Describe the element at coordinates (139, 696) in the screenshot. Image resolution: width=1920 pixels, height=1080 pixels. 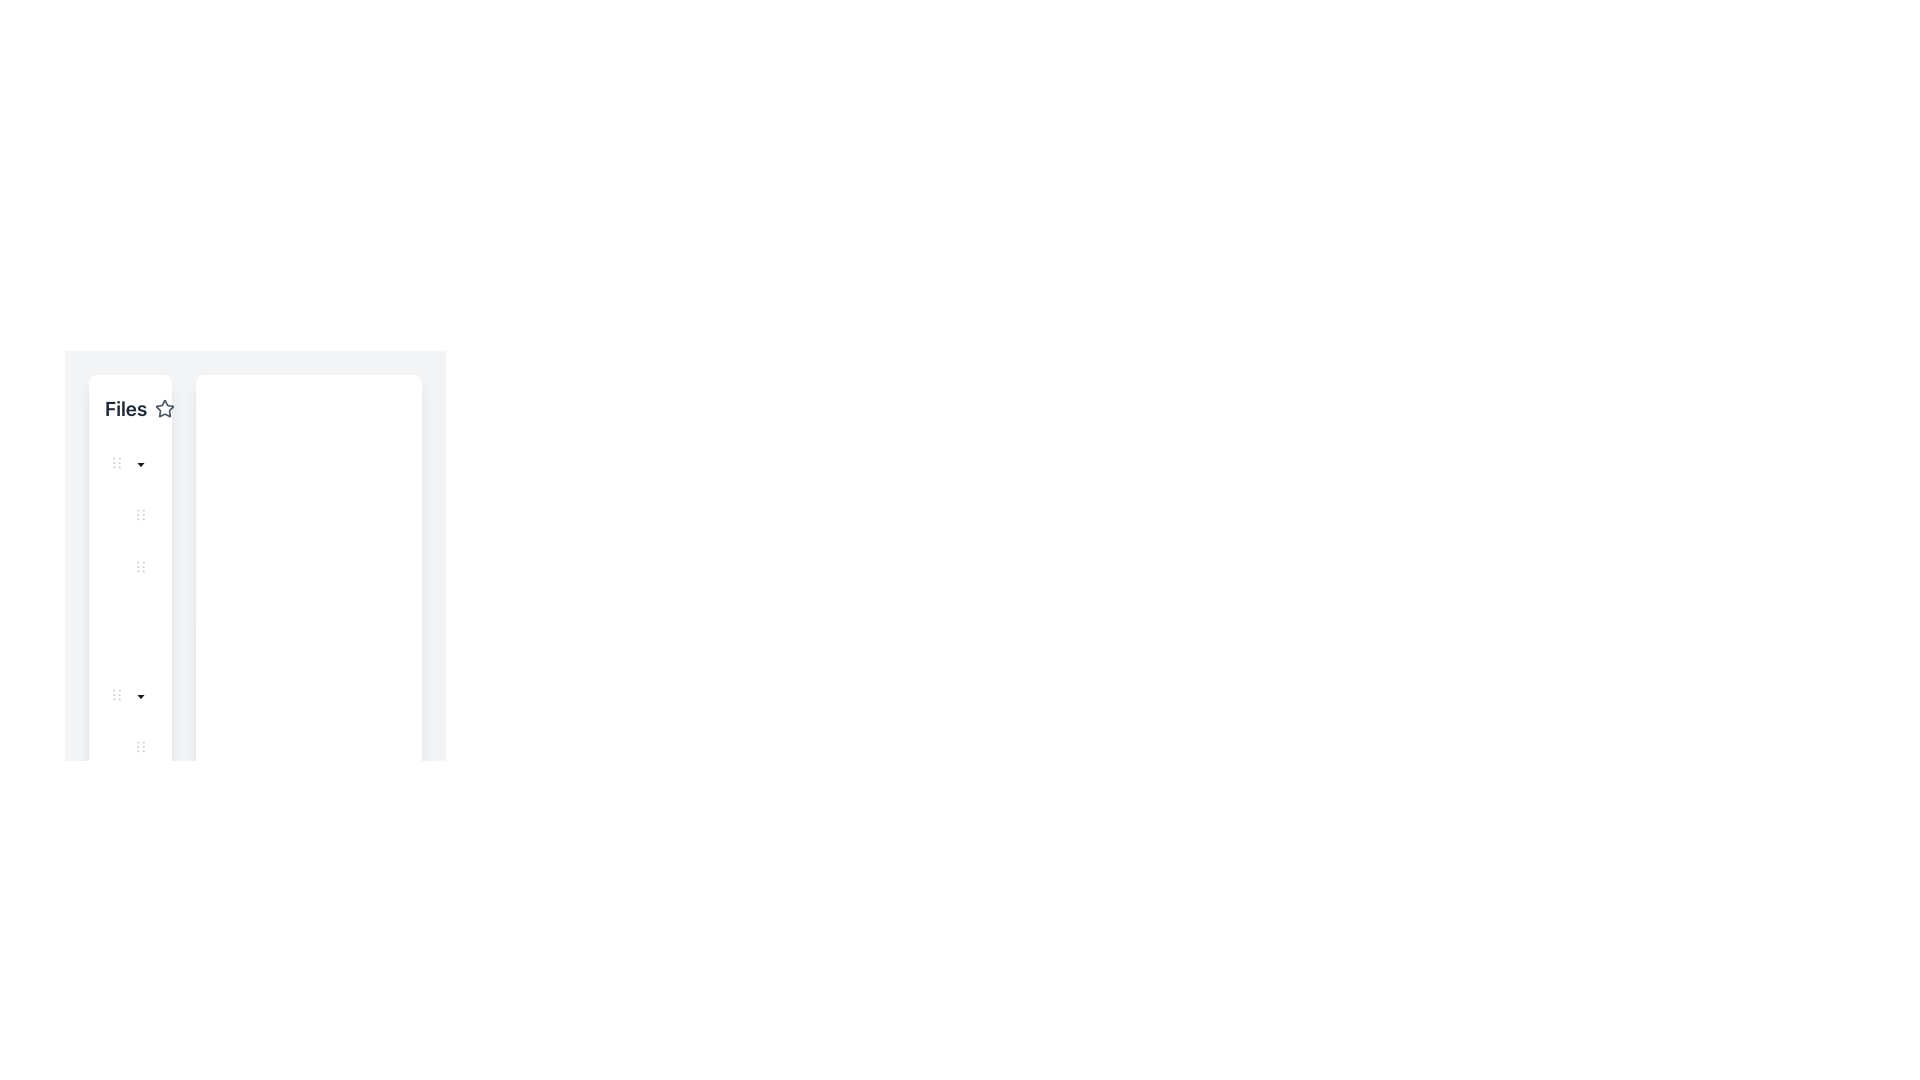
I see `the Dropdown Indicator Icon located in the vertical list aligned with the 'Files' section` at that location.